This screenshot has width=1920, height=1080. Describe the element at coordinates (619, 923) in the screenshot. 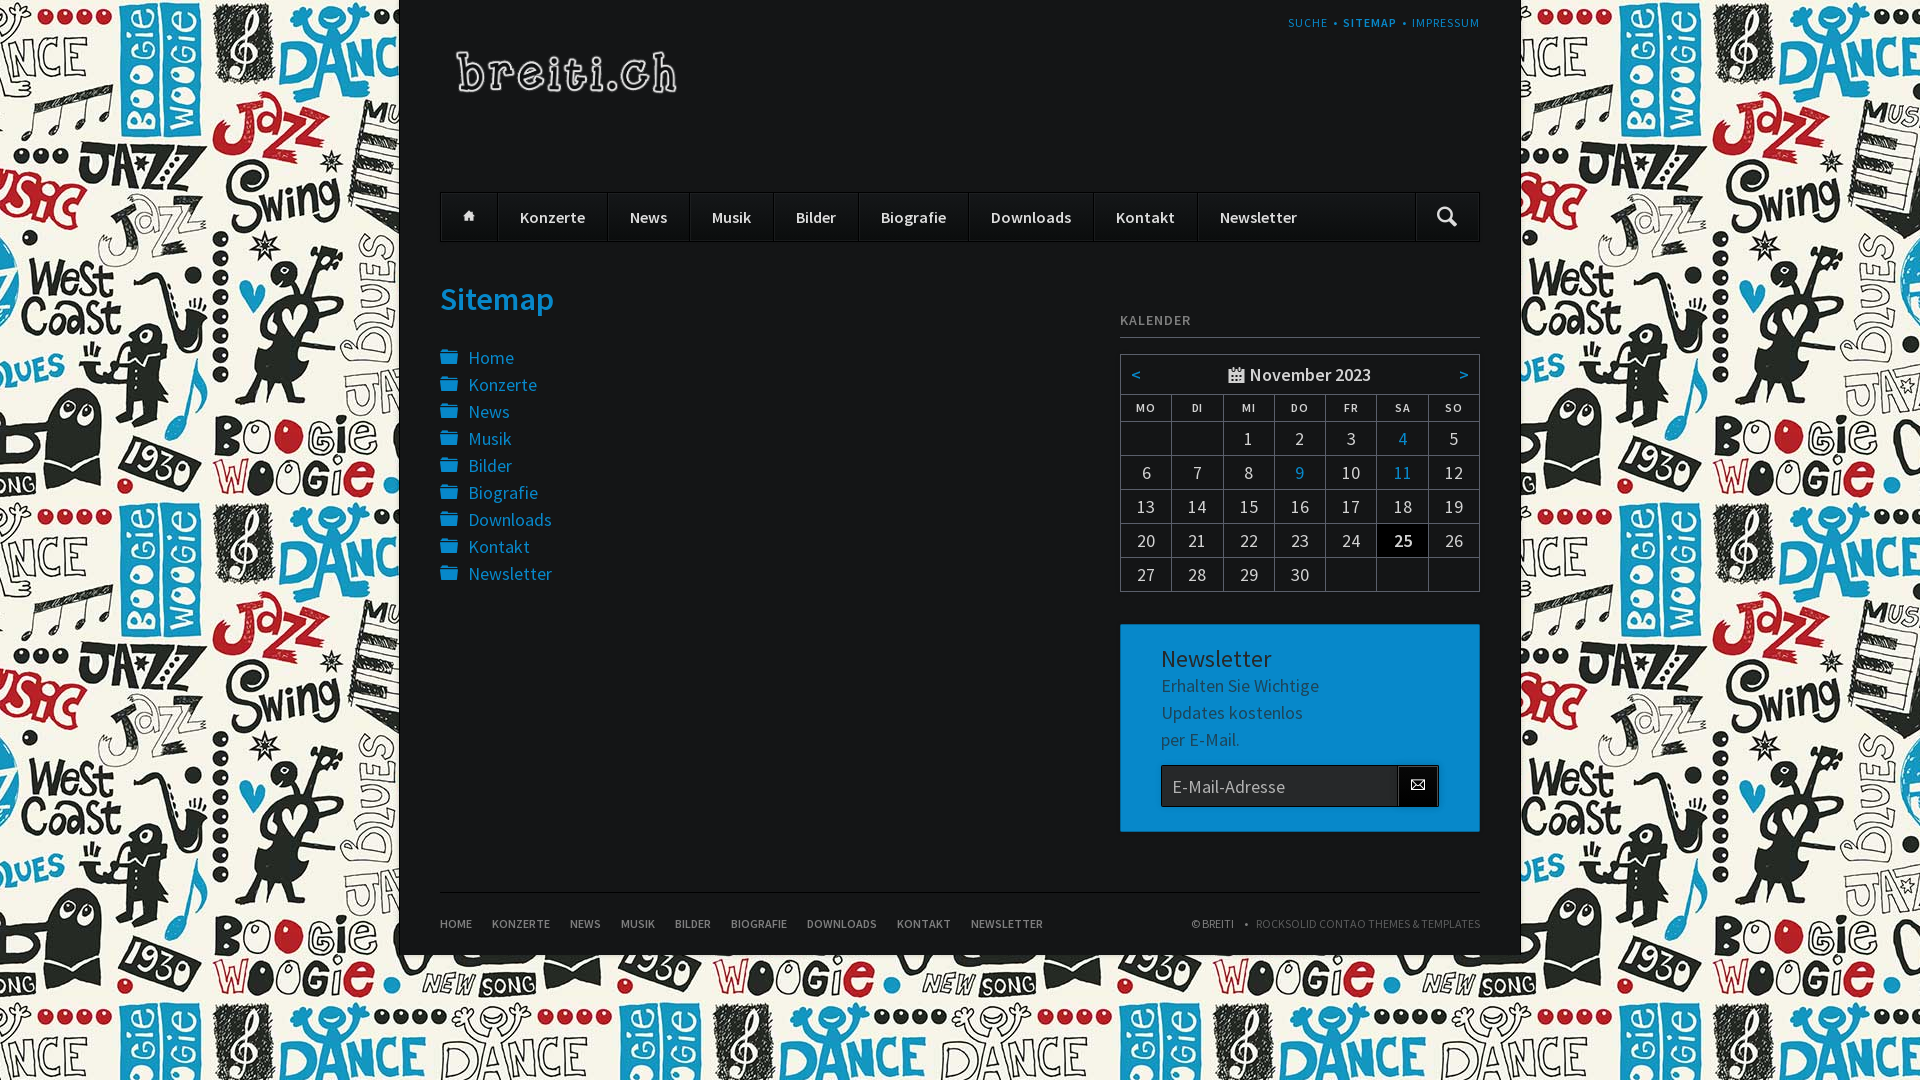

I see `'MUSIK'` at that location.